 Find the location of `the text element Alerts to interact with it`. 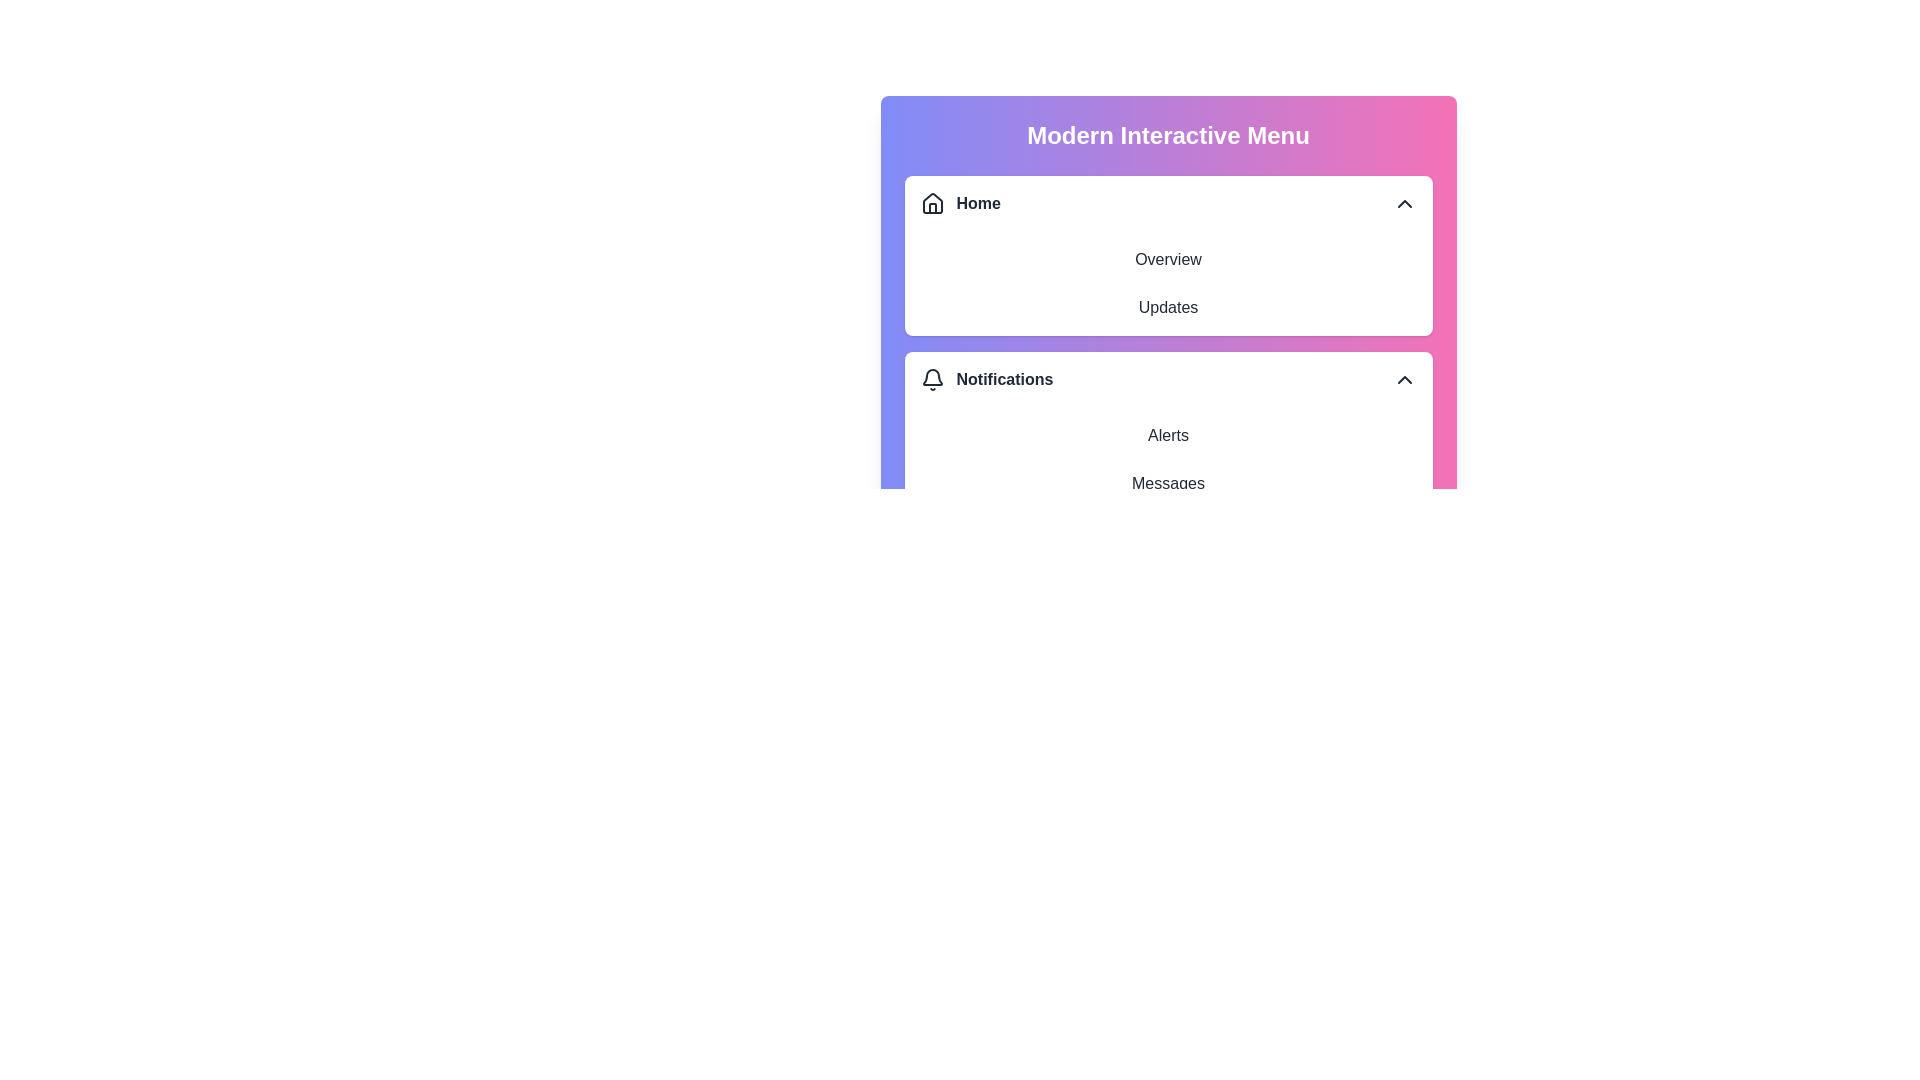

the text element Alerts to interact with it is located at coordinates (1168, 434).